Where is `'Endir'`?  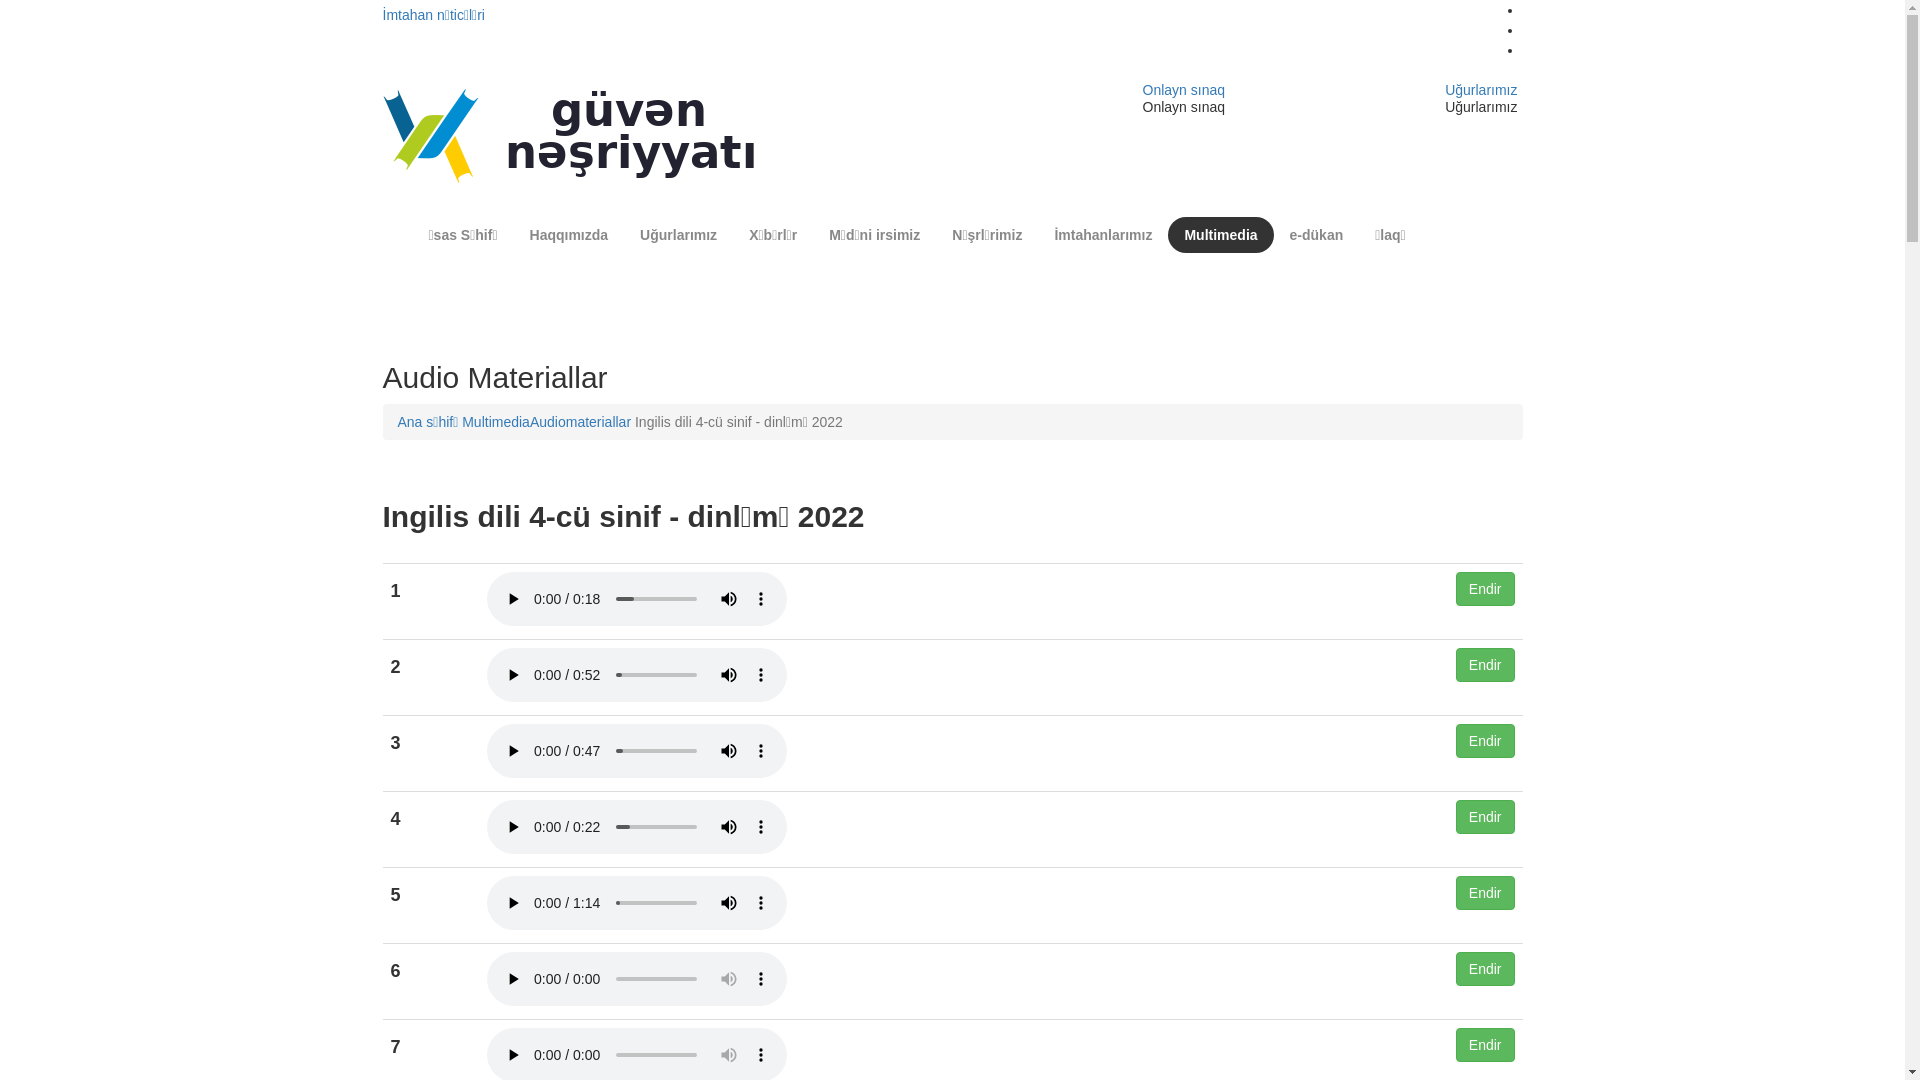 'Endir' is located at coordinates (1485, 588).